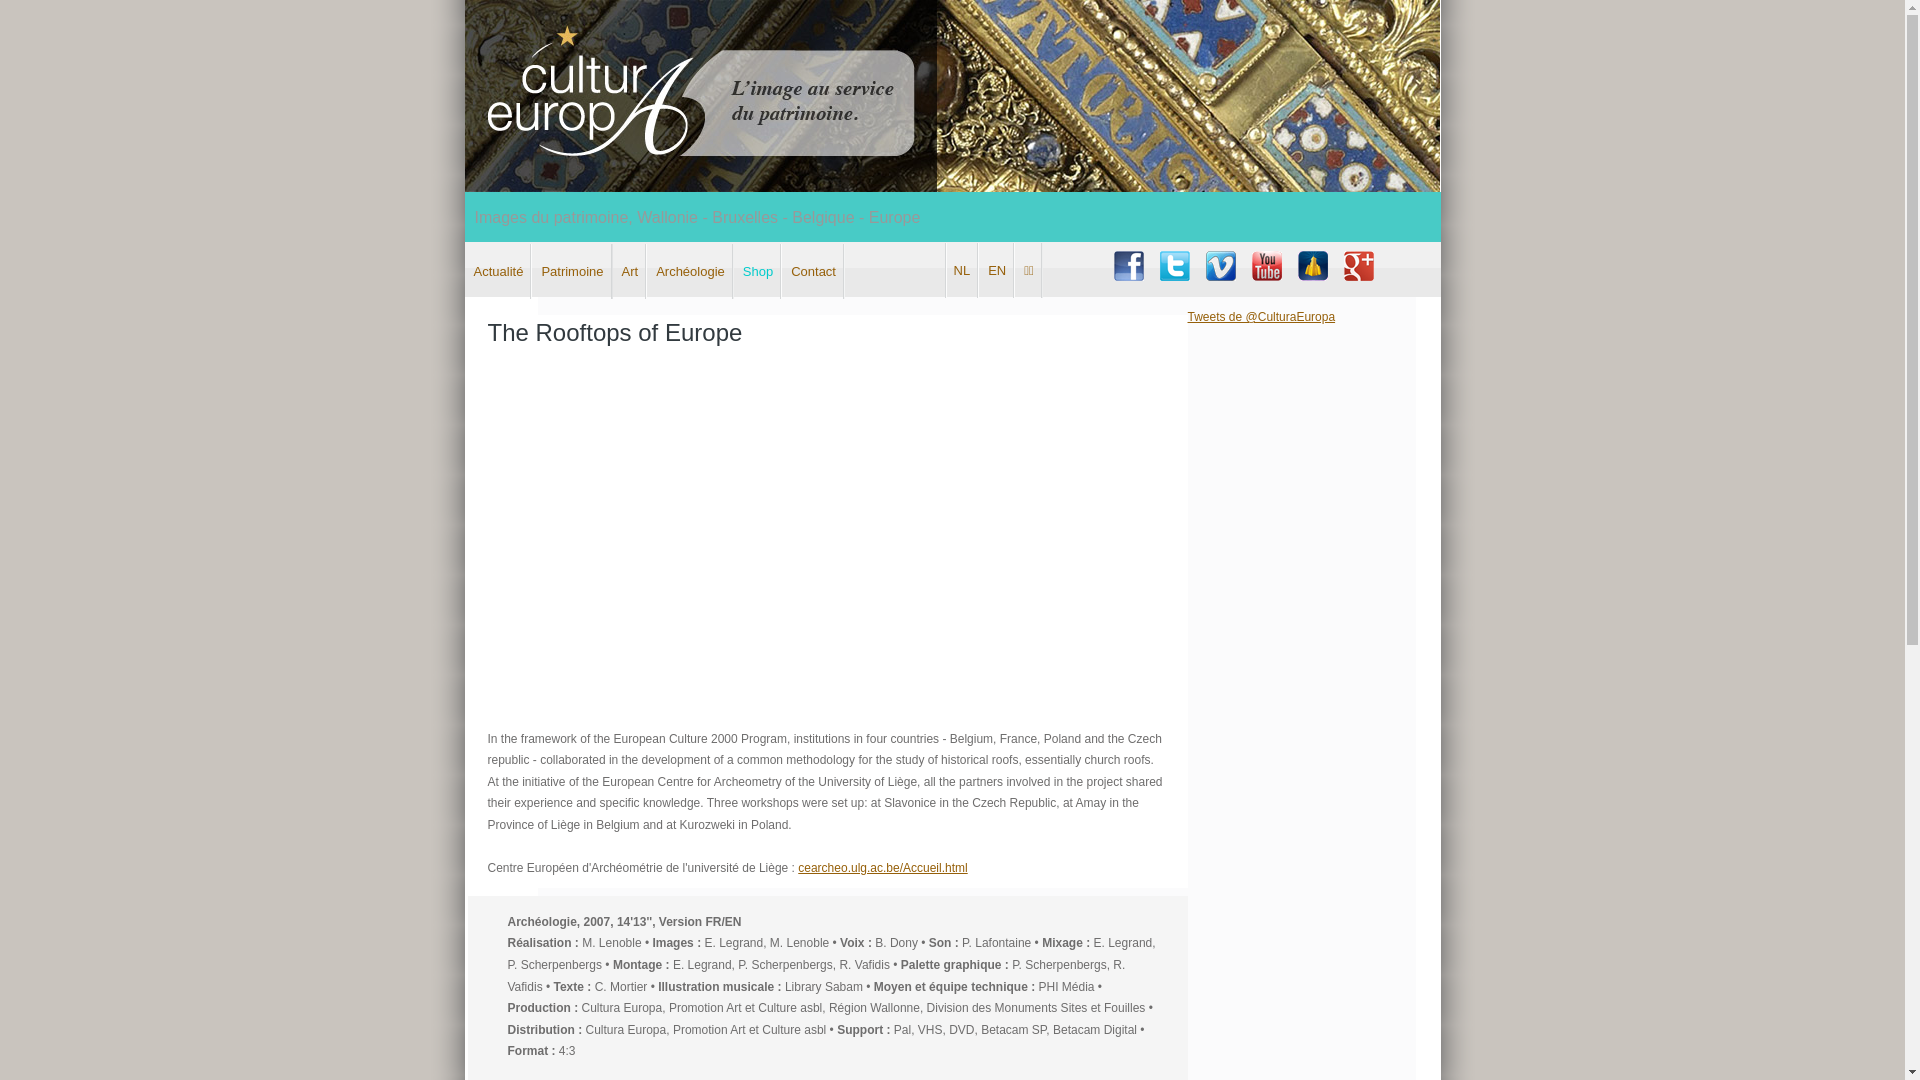  I want to click on 'Contact', so click(813, 271).